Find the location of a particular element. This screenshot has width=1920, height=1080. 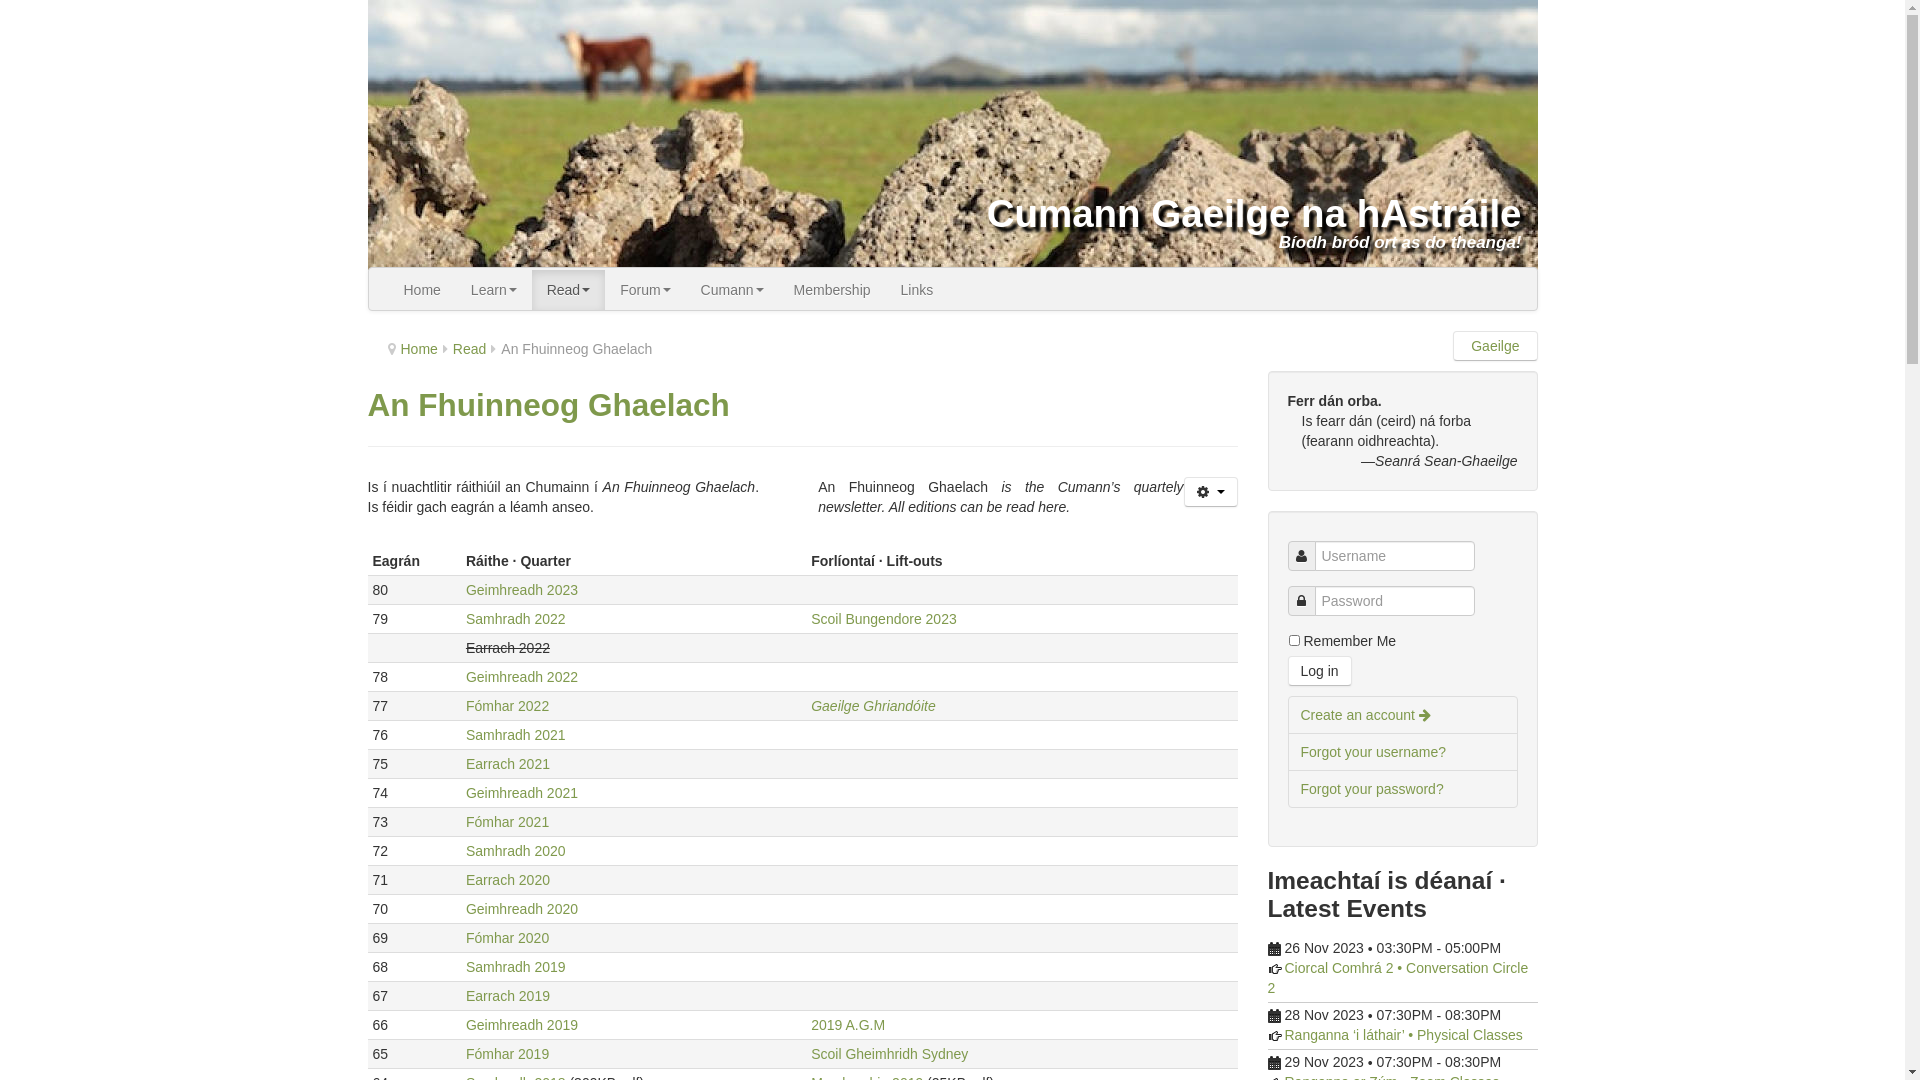

'Samhradh 2019' is located at coordinates (515, 966).